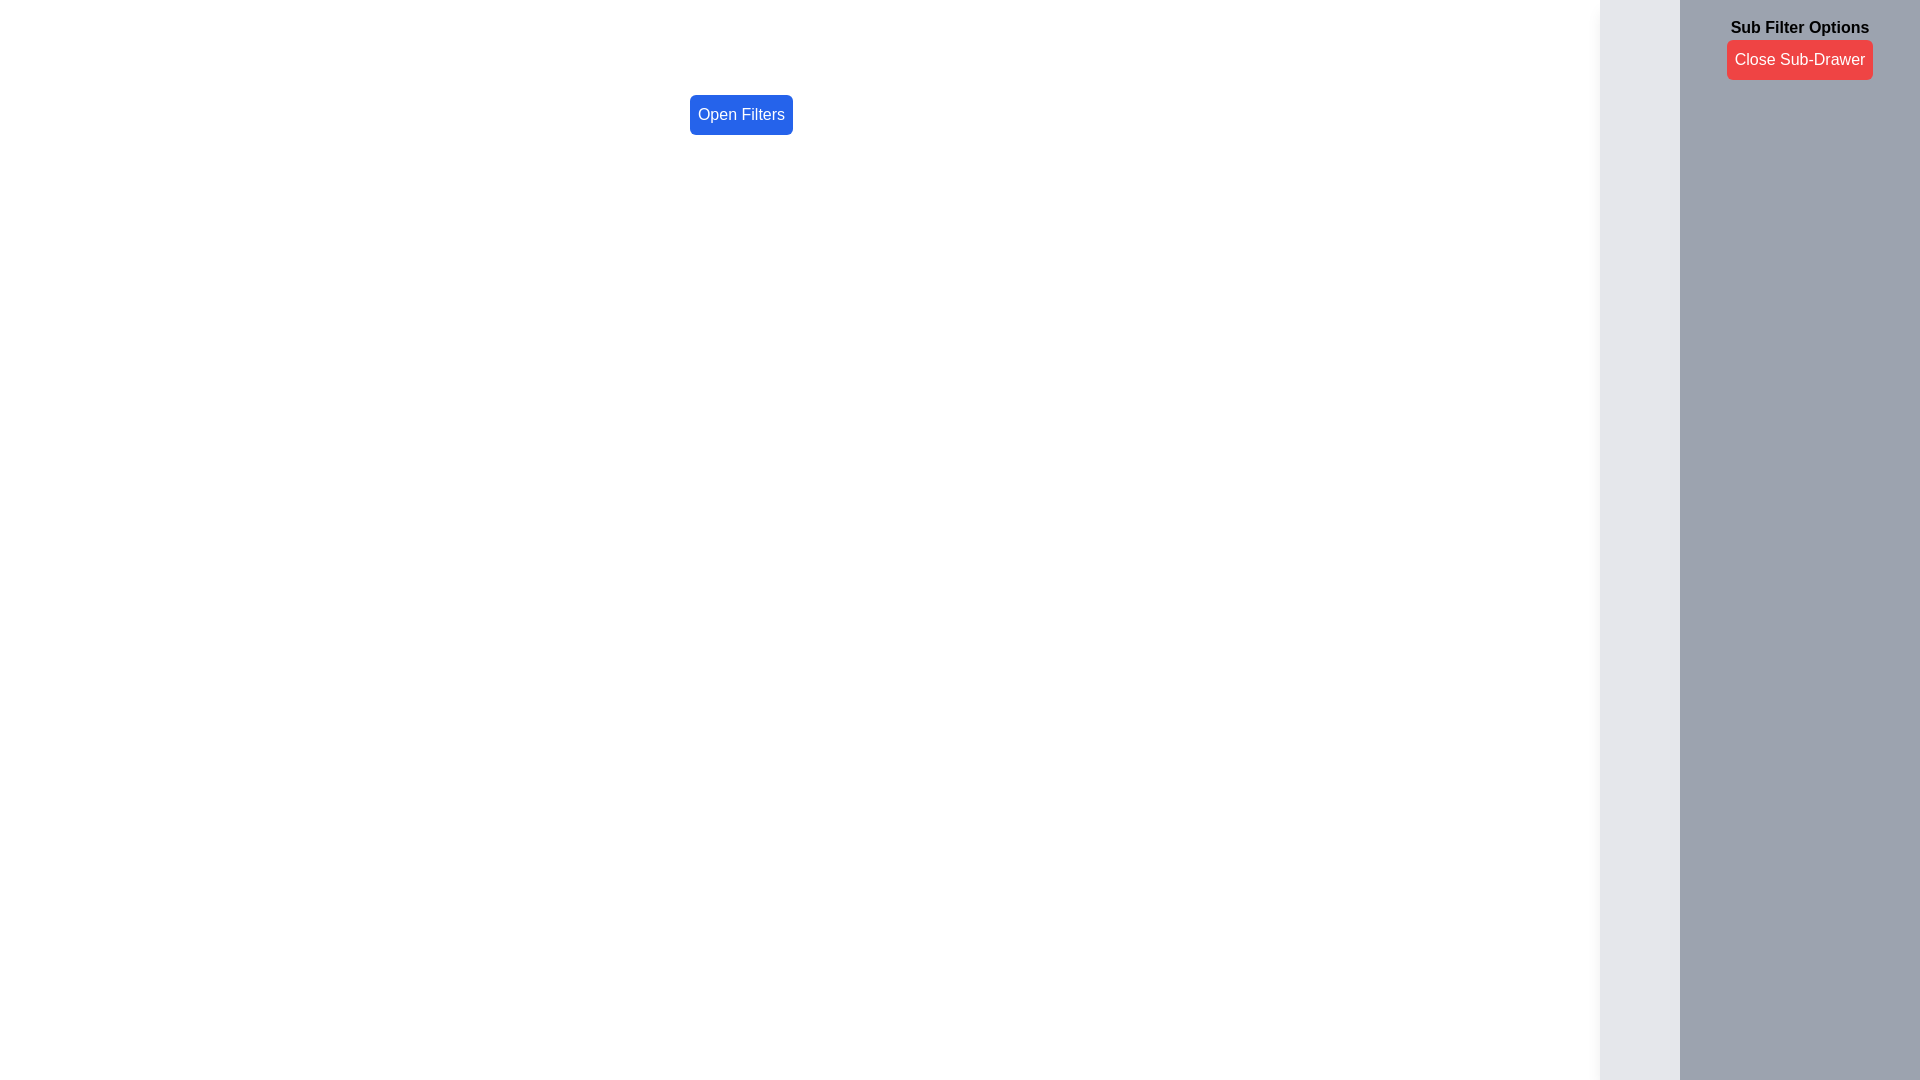 This screenshot has width=1920, height=1080. What do you see at coordinates (1800, 59) in the screenshot?
I see `the button located in the right sidebar beneath the header text 'Sub Filter Options' to observe any hover effects` at bounding box center [1800, 59].